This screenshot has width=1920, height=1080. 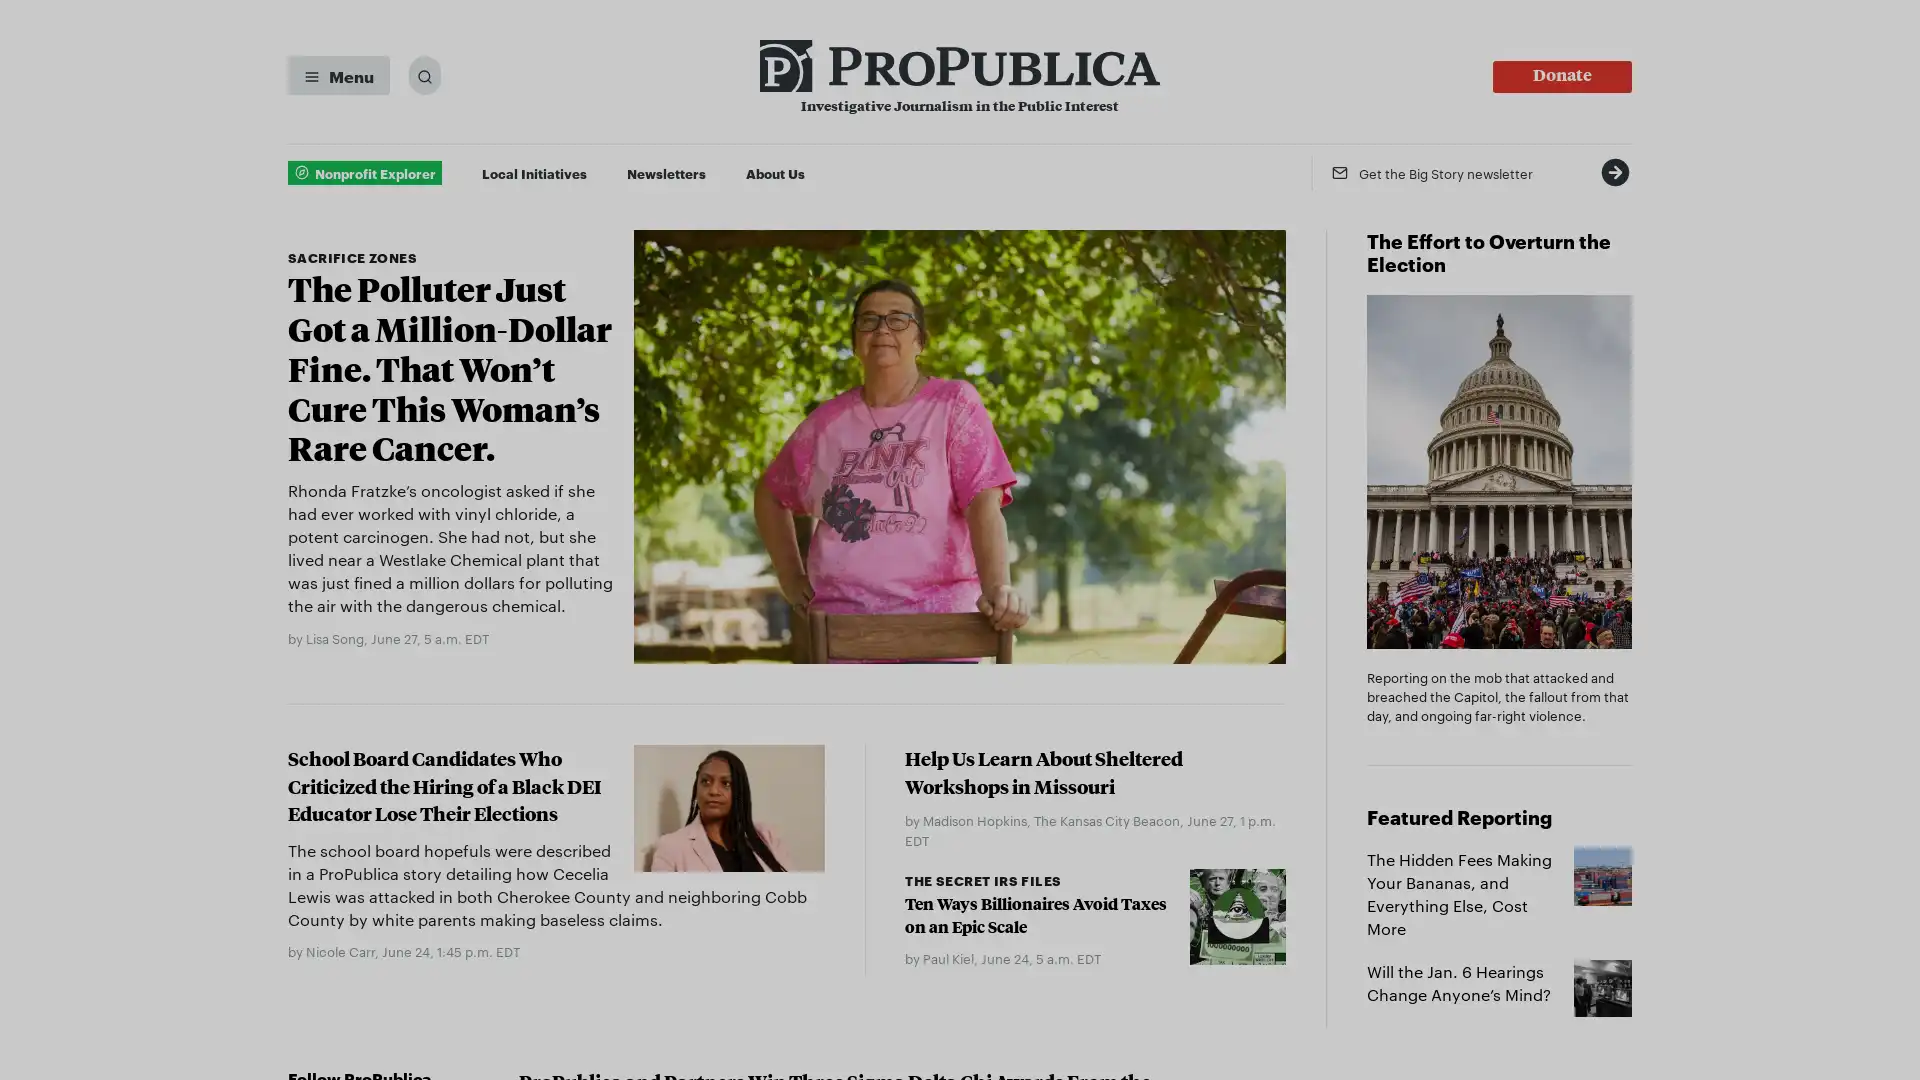 I want to click on Arrow Right, so click(x=1614, y=171).